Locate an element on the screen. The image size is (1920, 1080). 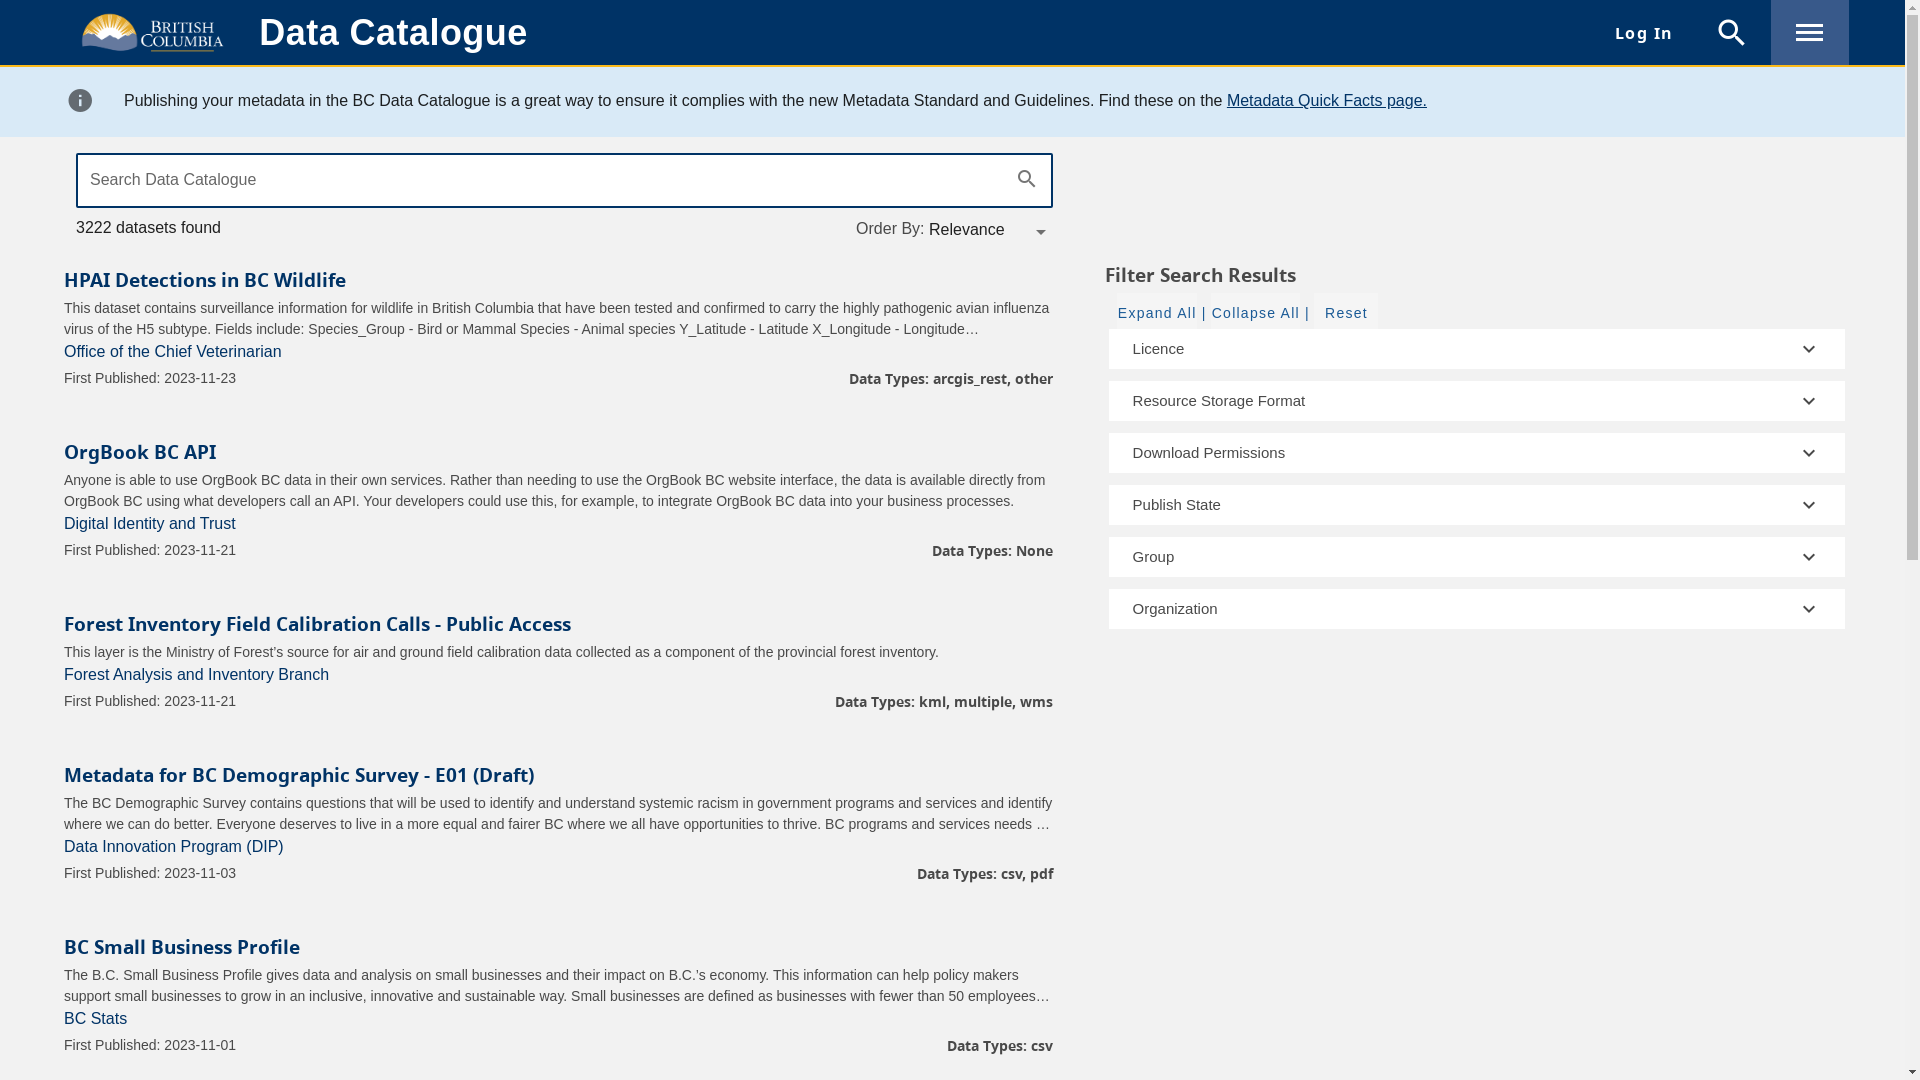
'search' is located at coordinates (1731, 32).